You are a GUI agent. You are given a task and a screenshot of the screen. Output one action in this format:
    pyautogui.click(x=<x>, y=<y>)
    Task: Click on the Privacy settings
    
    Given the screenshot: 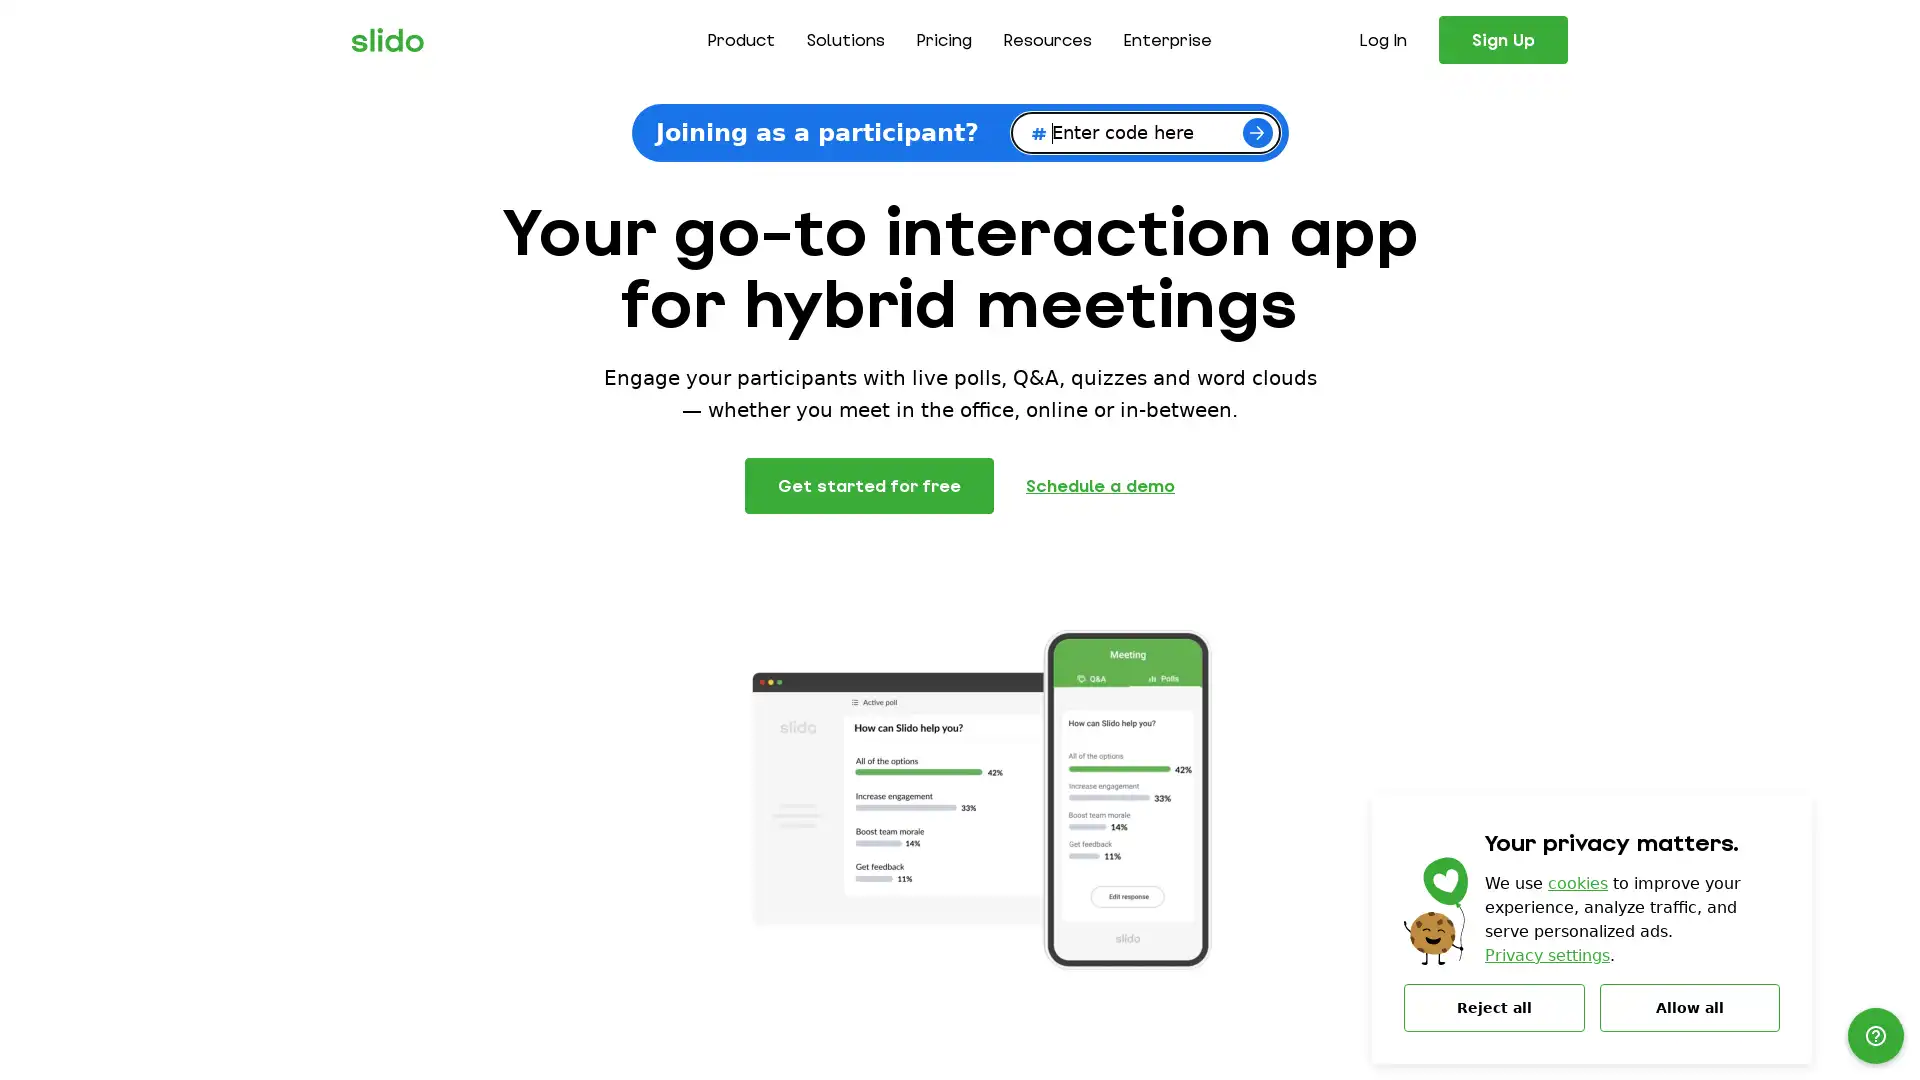 What is the action you would take?
    pyautogui.click(x=1546, y=954)
    